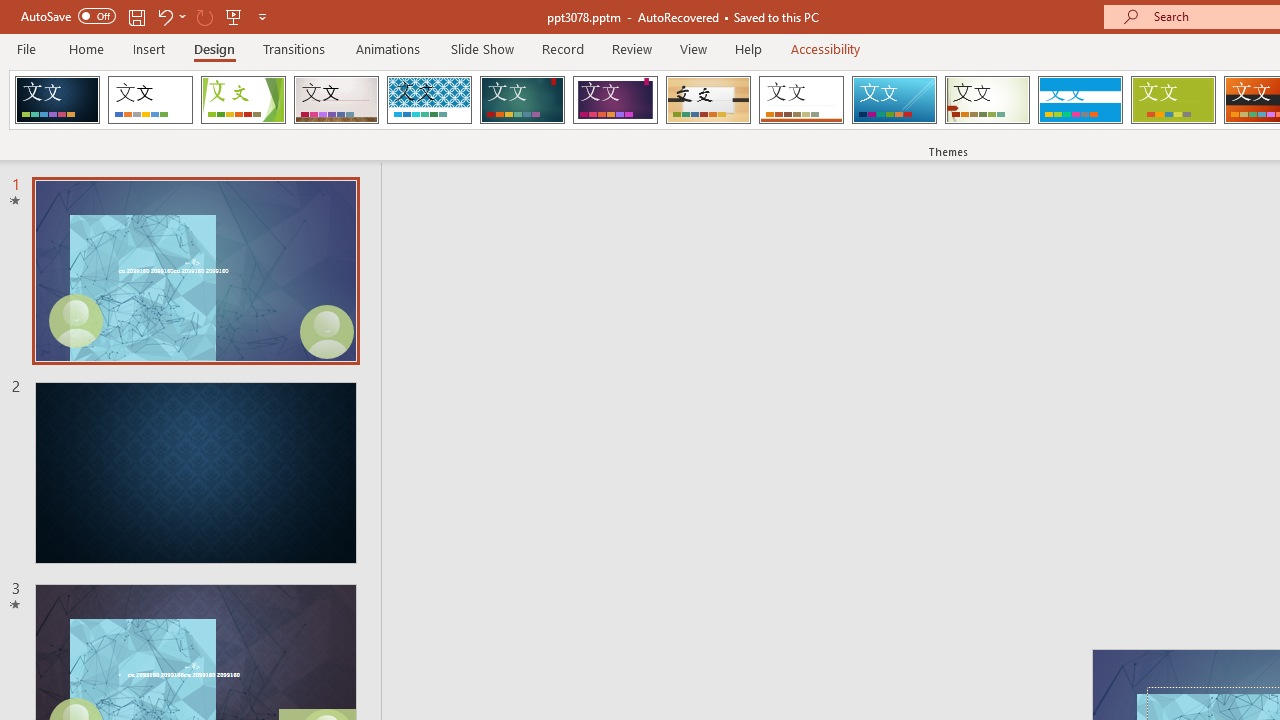 The image size is (1280, 720). I want to click on 'Retrospect', so click(801, 100).